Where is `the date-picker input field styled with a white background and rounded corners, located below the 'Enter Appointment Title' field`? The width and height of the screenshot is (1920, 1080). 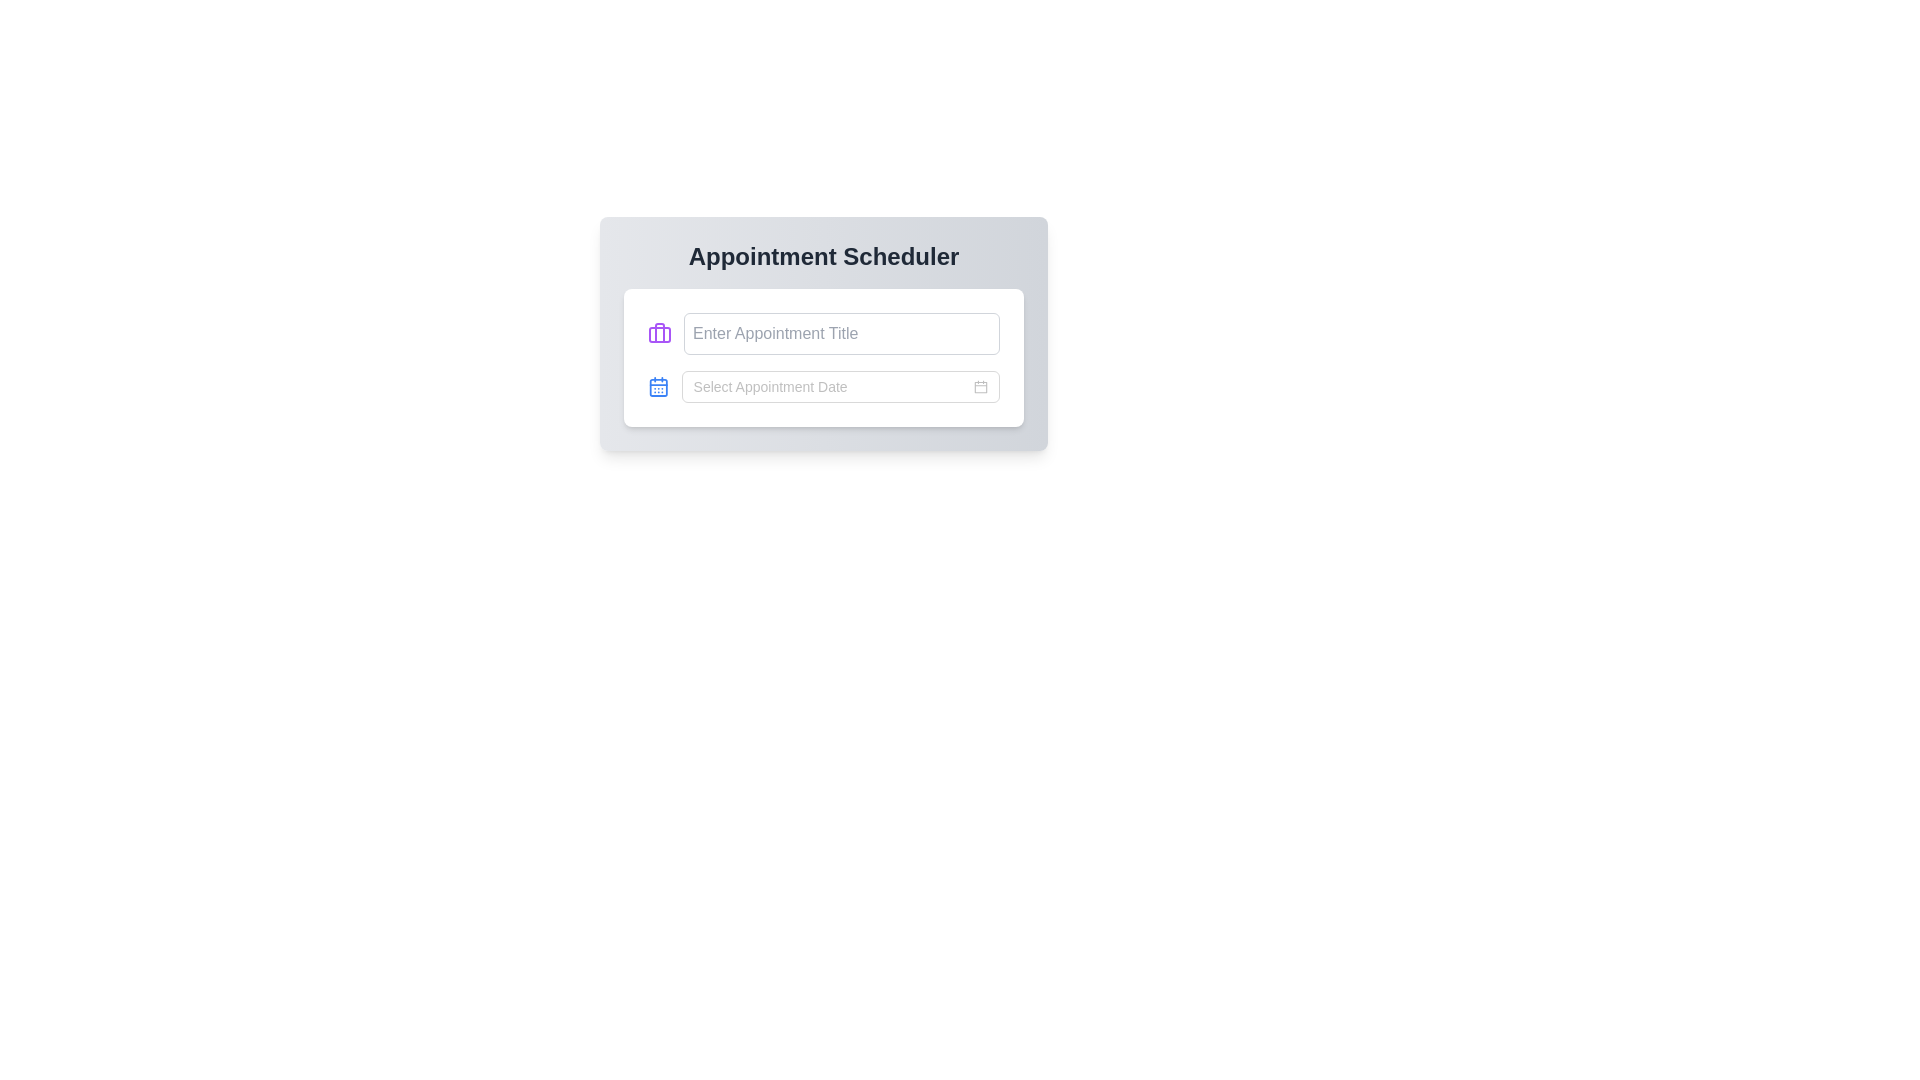
the date-picker input field styled with a white background and rounded corners, located below the 'Enter Appointment Title' field is located at coordinates (840, 386).